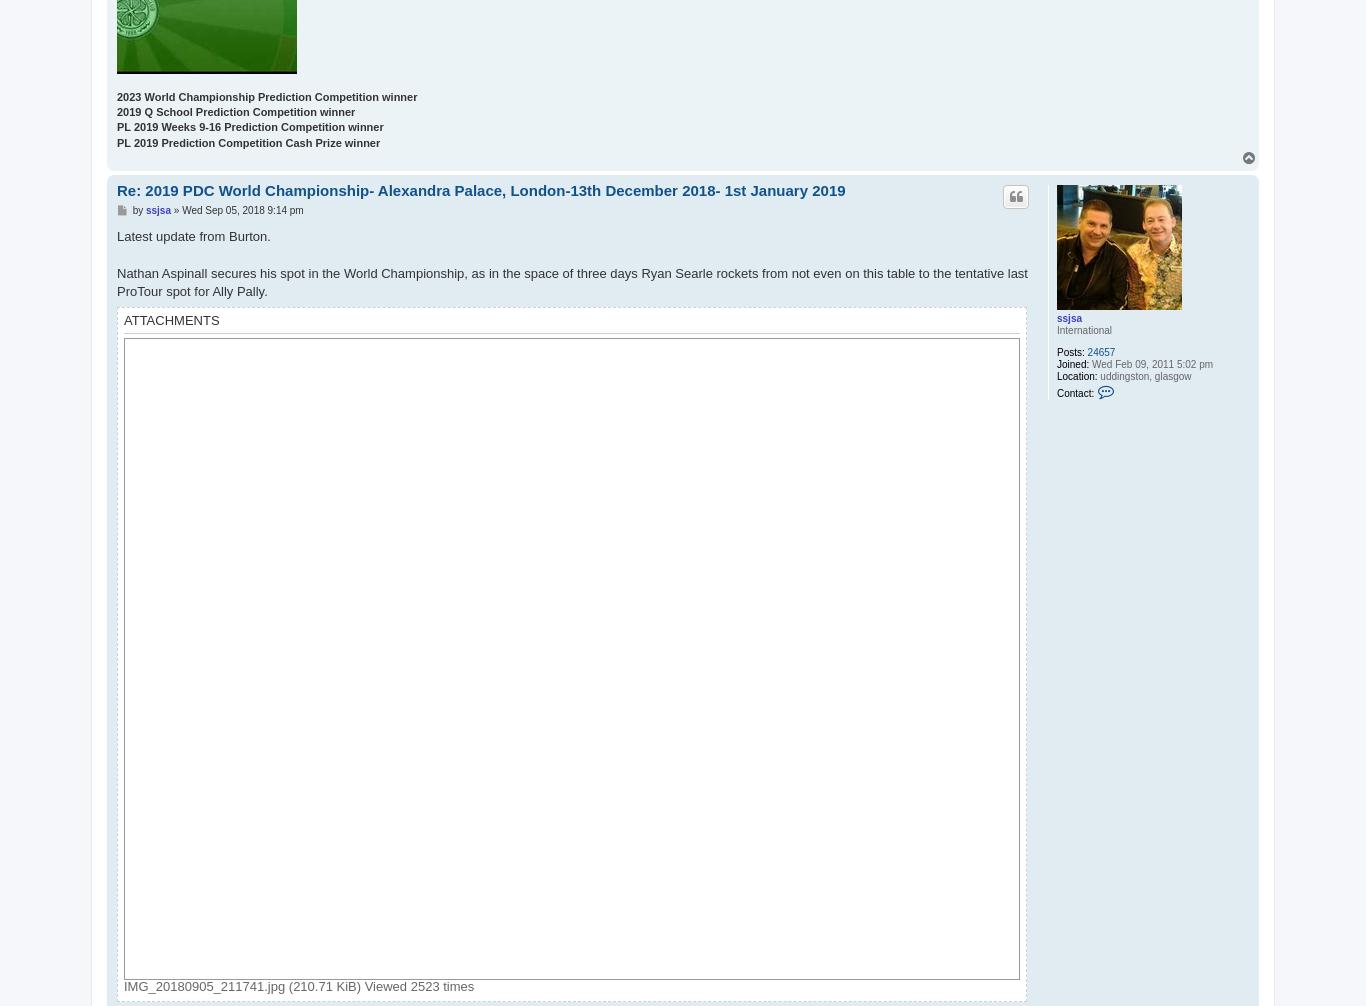  Describe the element at coordinates (1144, 375) in the screenshot. I see `'uddingston, glasgow'` at that location.